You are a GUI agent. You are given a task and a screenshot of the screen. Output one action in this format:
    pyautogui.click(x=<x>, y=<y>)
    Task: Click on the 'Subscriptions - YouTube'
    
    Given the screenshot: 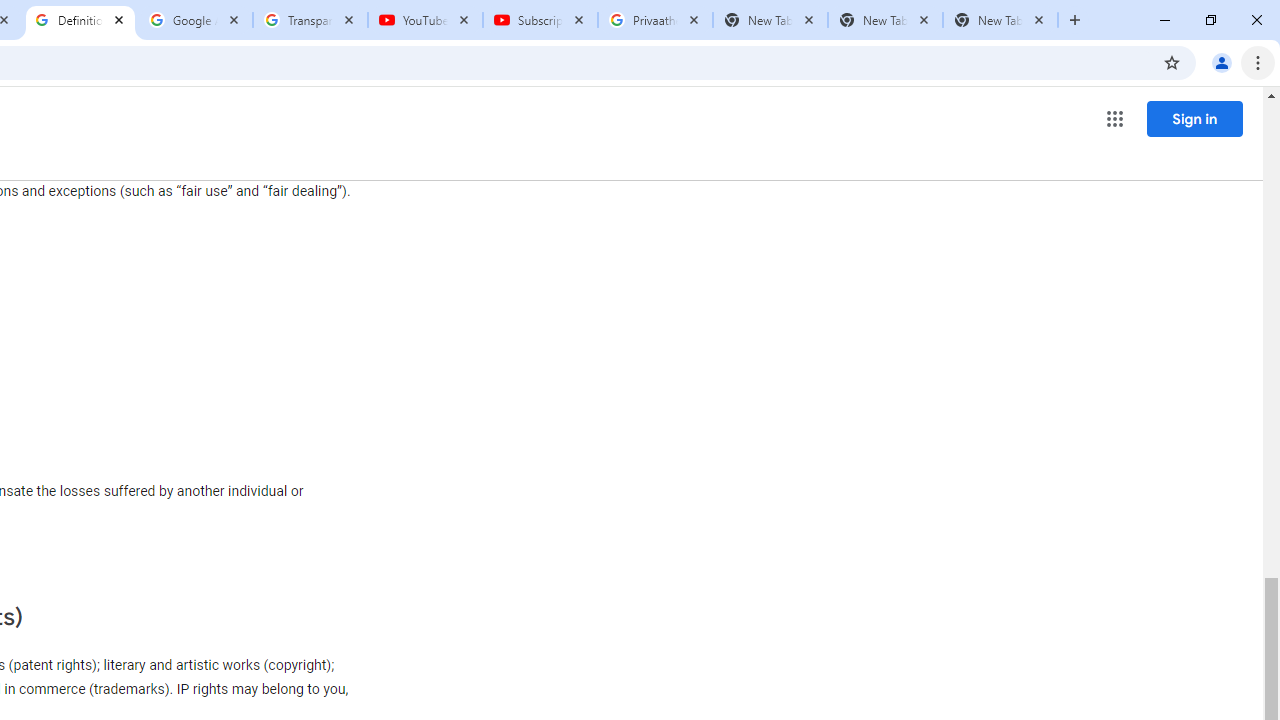 What is the action you would take?
    pyautogui.click(x=540, y=20)
    